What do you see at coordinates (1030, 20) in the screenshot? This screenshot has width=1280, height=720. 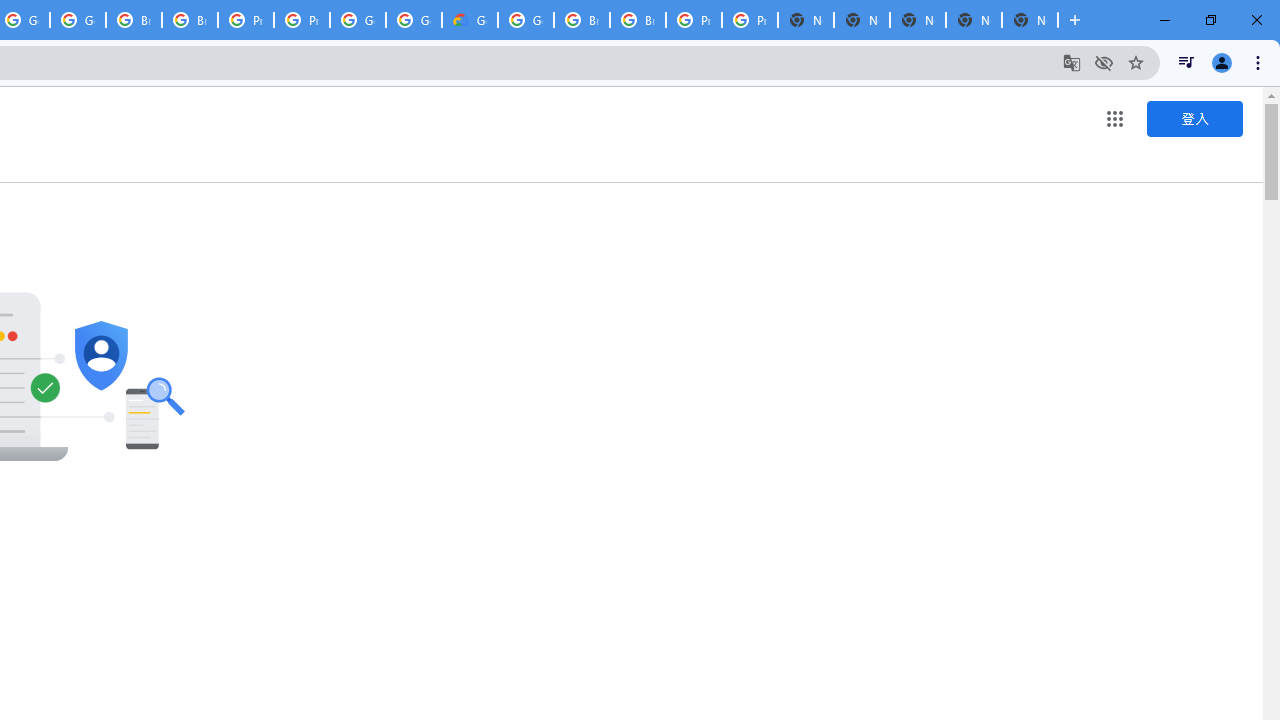 I see `'New Tab'` at bounding box center [1030, 20].